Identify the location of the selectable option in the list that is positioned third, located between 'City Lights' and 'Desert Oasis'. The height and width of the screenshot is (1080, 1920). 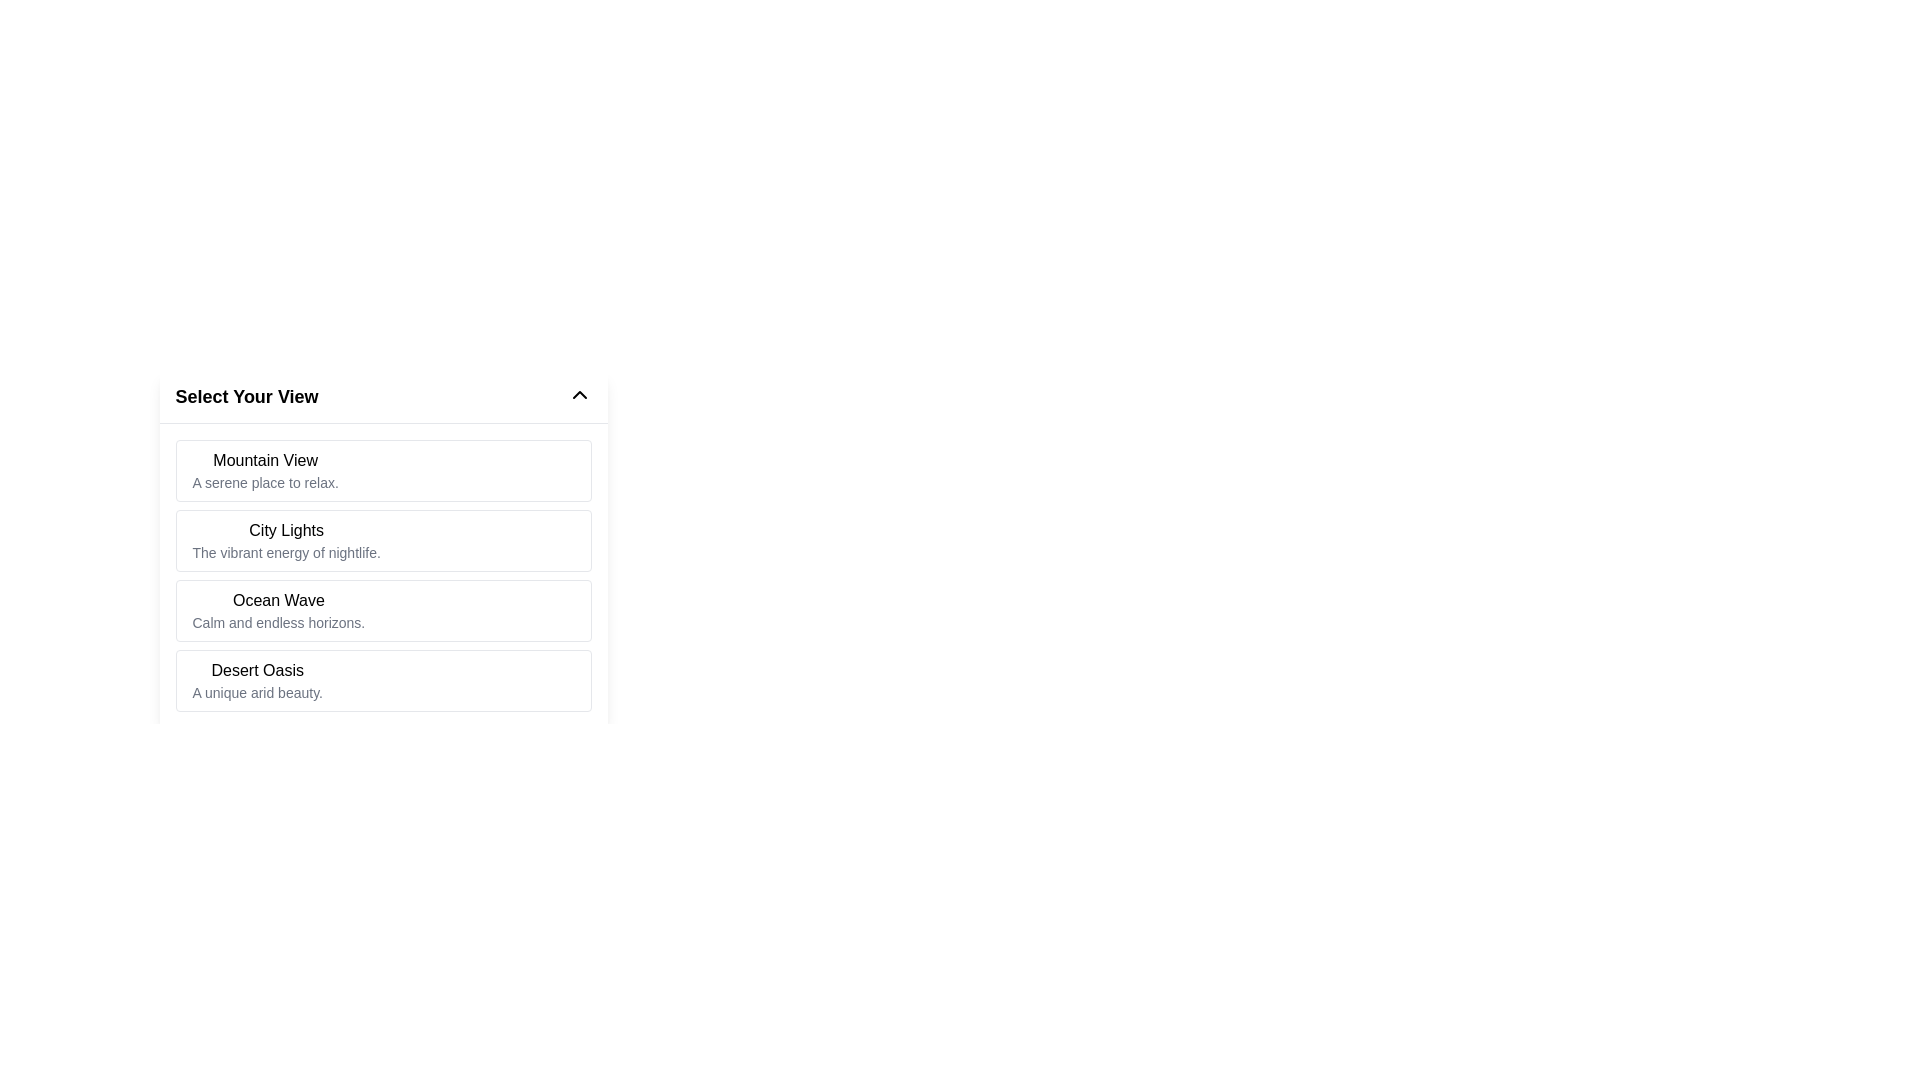
(277, 609).